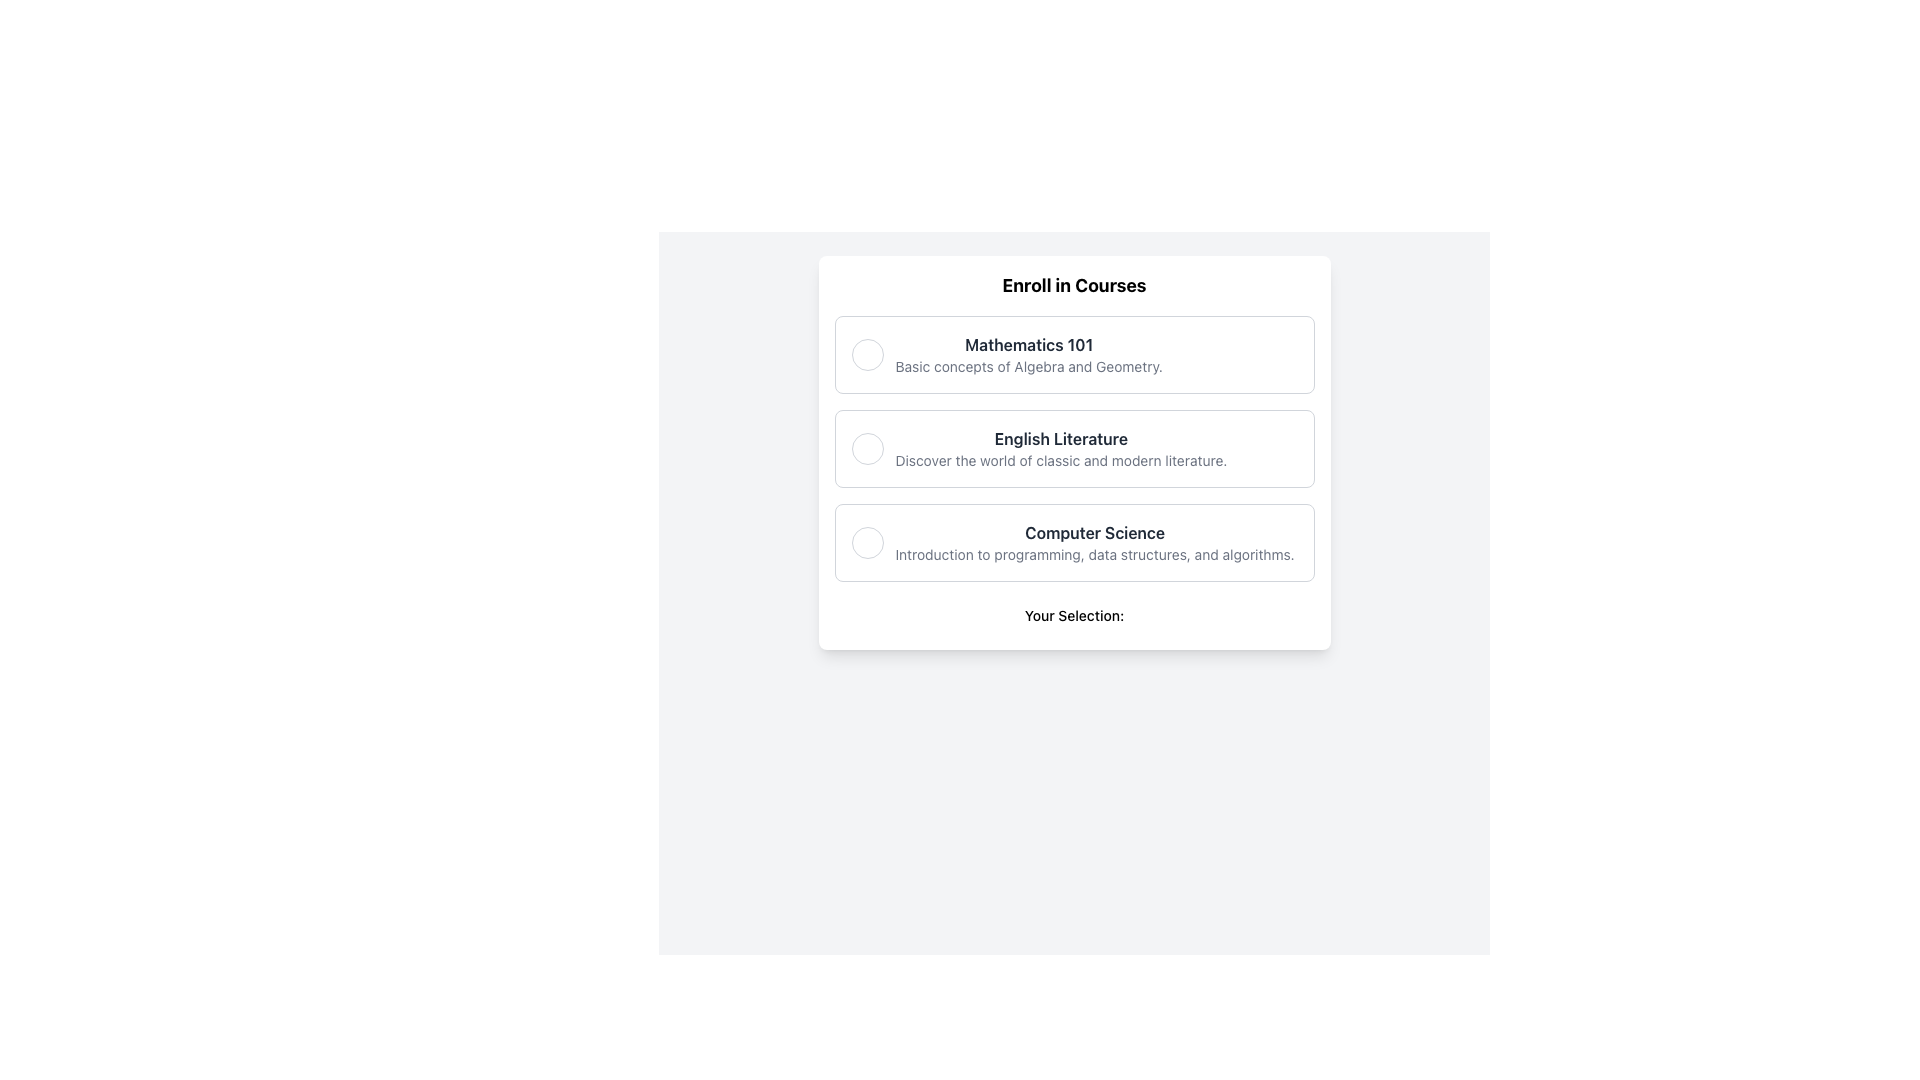 The height and width of the screenshot is (1080, 1920). I want to click on text from the topmost Informational Section labeled 'Mathematics 101' which includes the description 'Basic concepts of Algebra and Geometry.', so click(1073, 353).